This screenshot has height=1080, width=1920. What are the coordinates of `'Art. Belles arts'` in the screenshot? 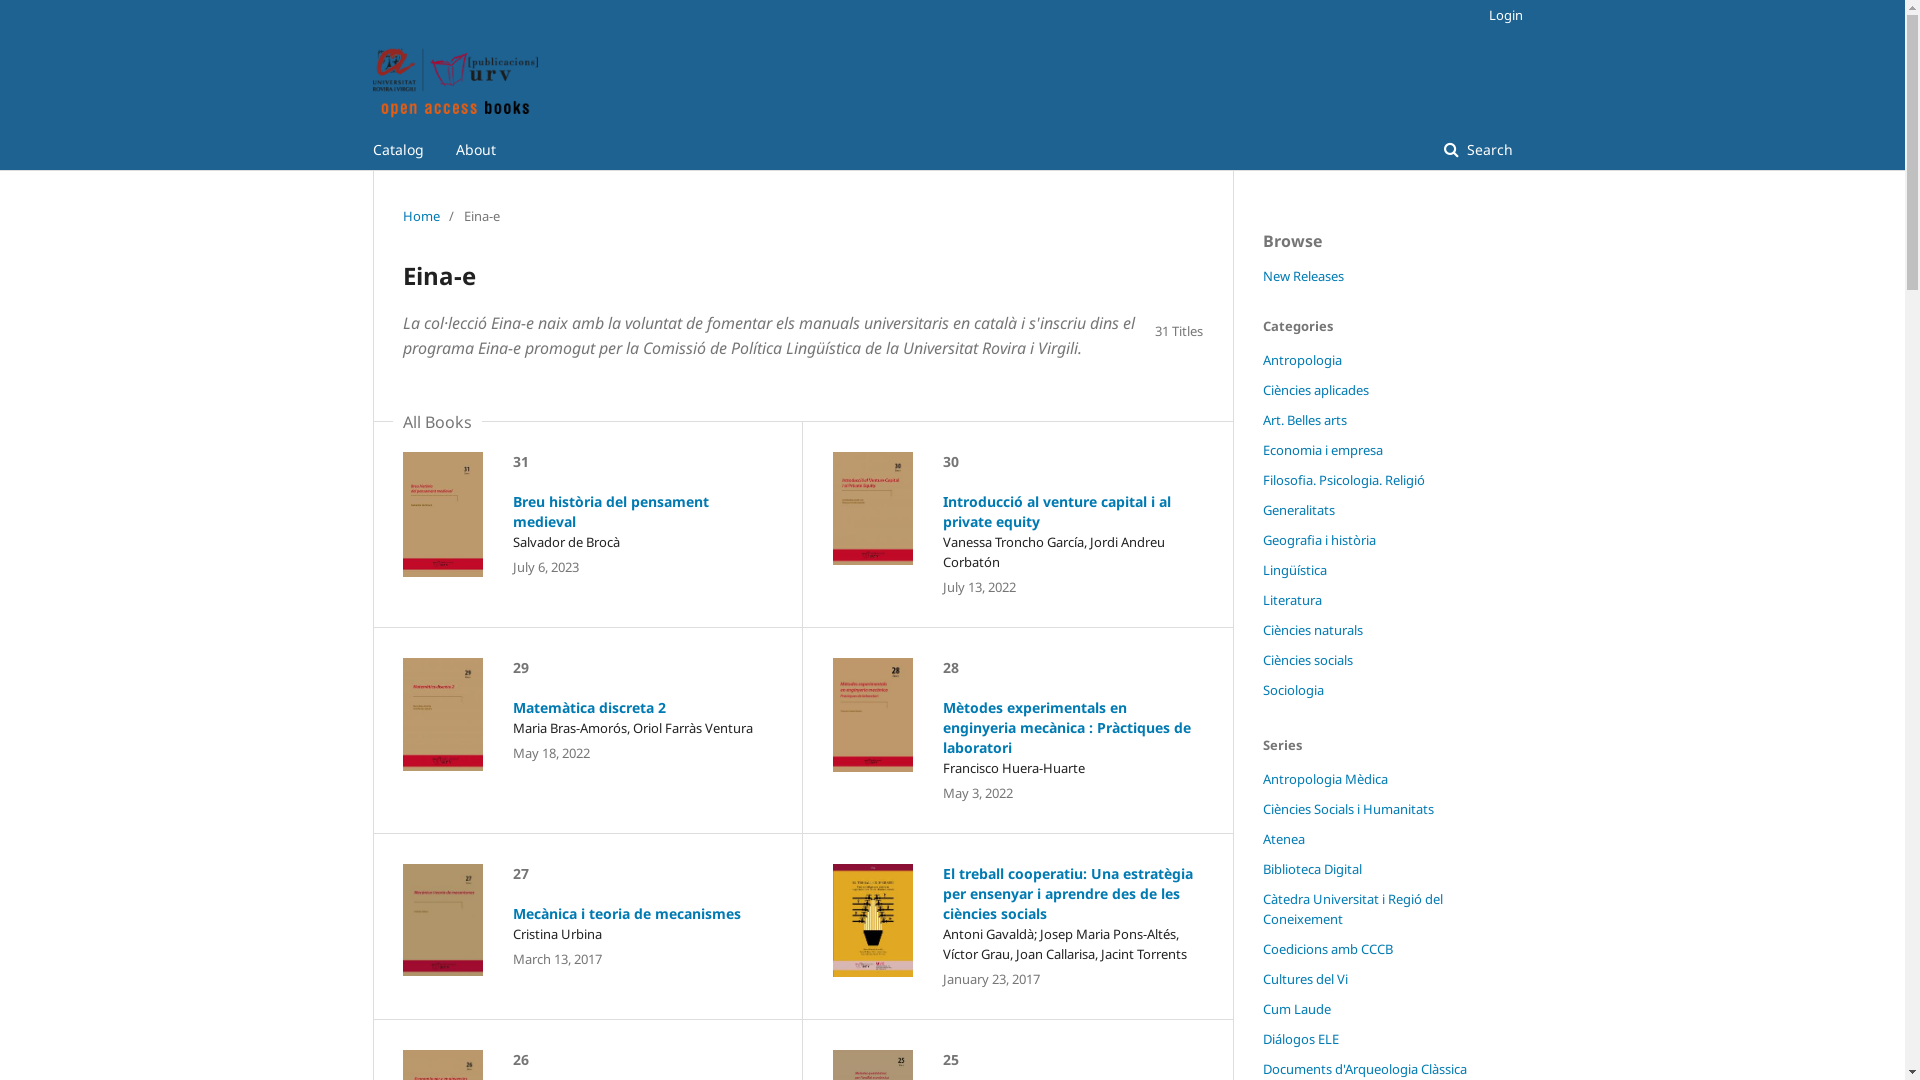 It's located at (1304, 419).